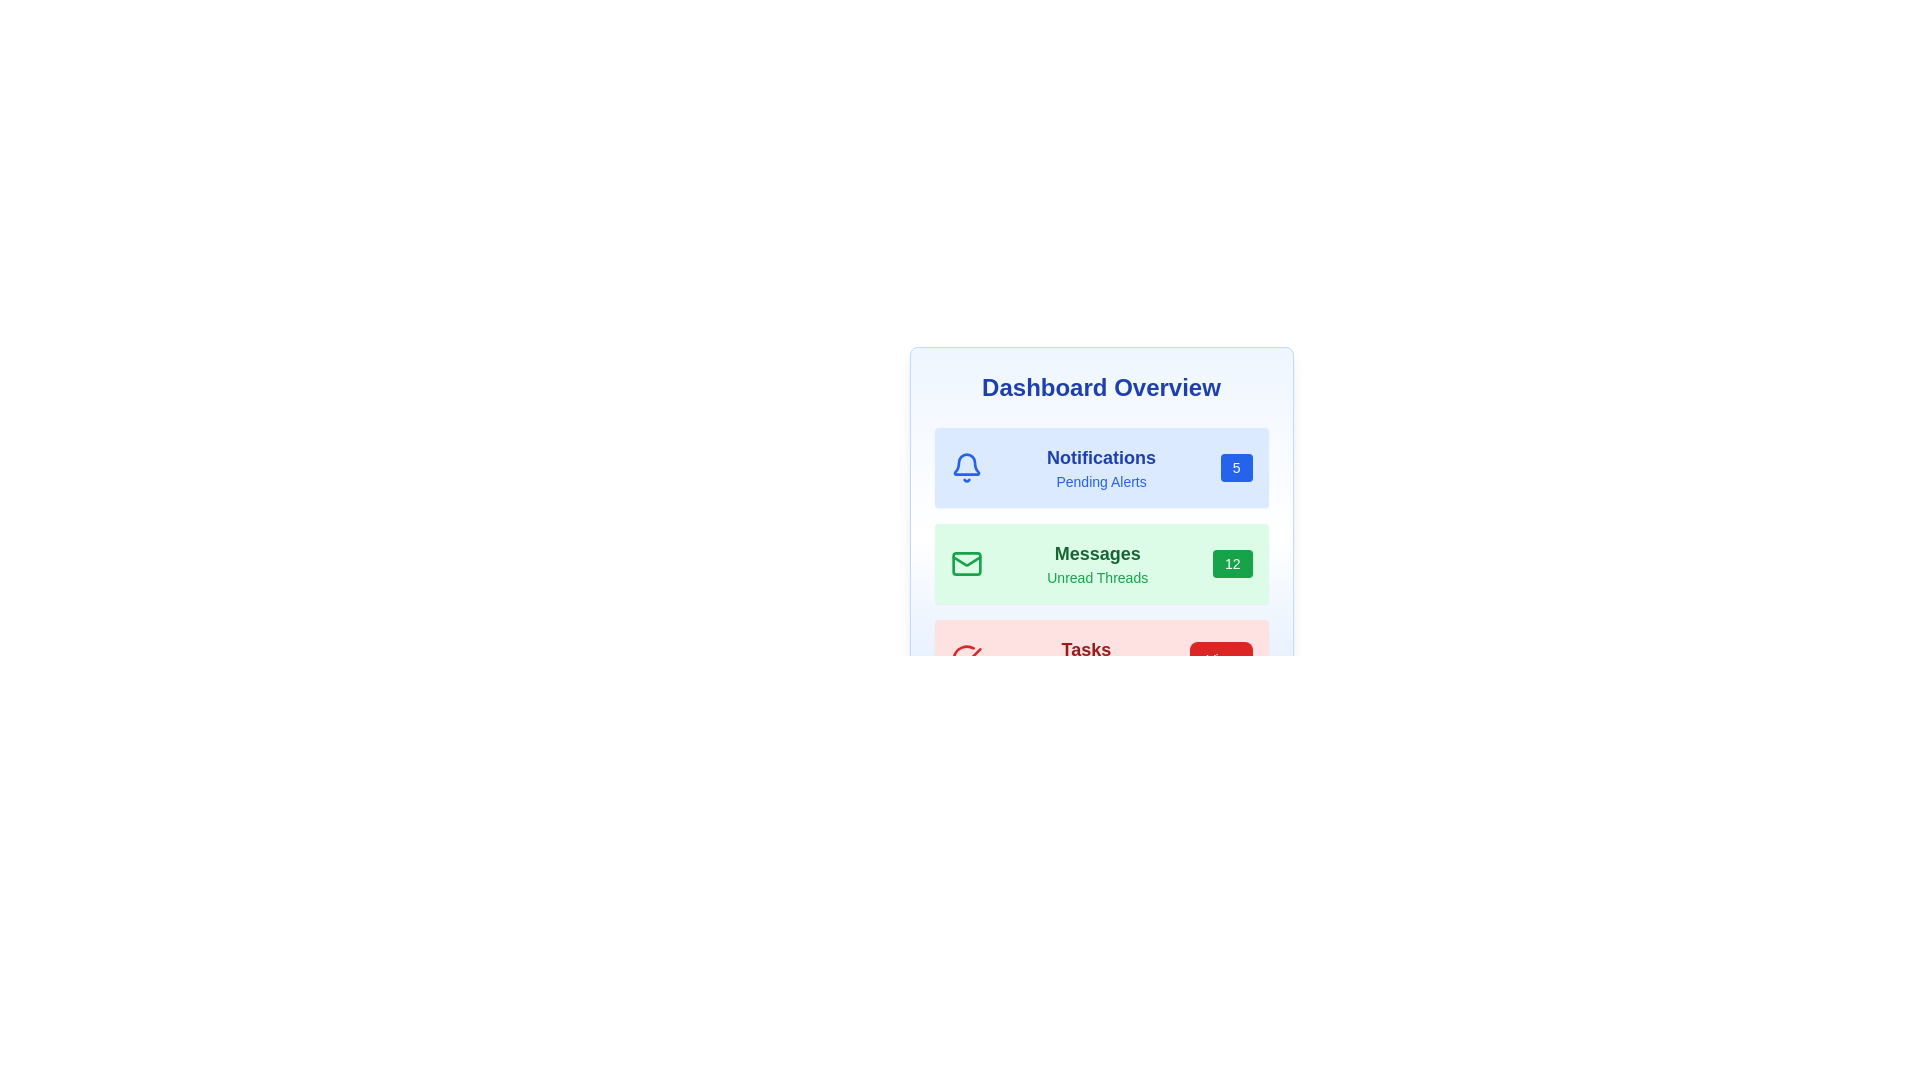  I want to click on the green envelope icon located at the top-left corner of the 'Messages' section, adjacent to the 'Unread Threads' text and the numerical indicator '12', so click(966, 563).